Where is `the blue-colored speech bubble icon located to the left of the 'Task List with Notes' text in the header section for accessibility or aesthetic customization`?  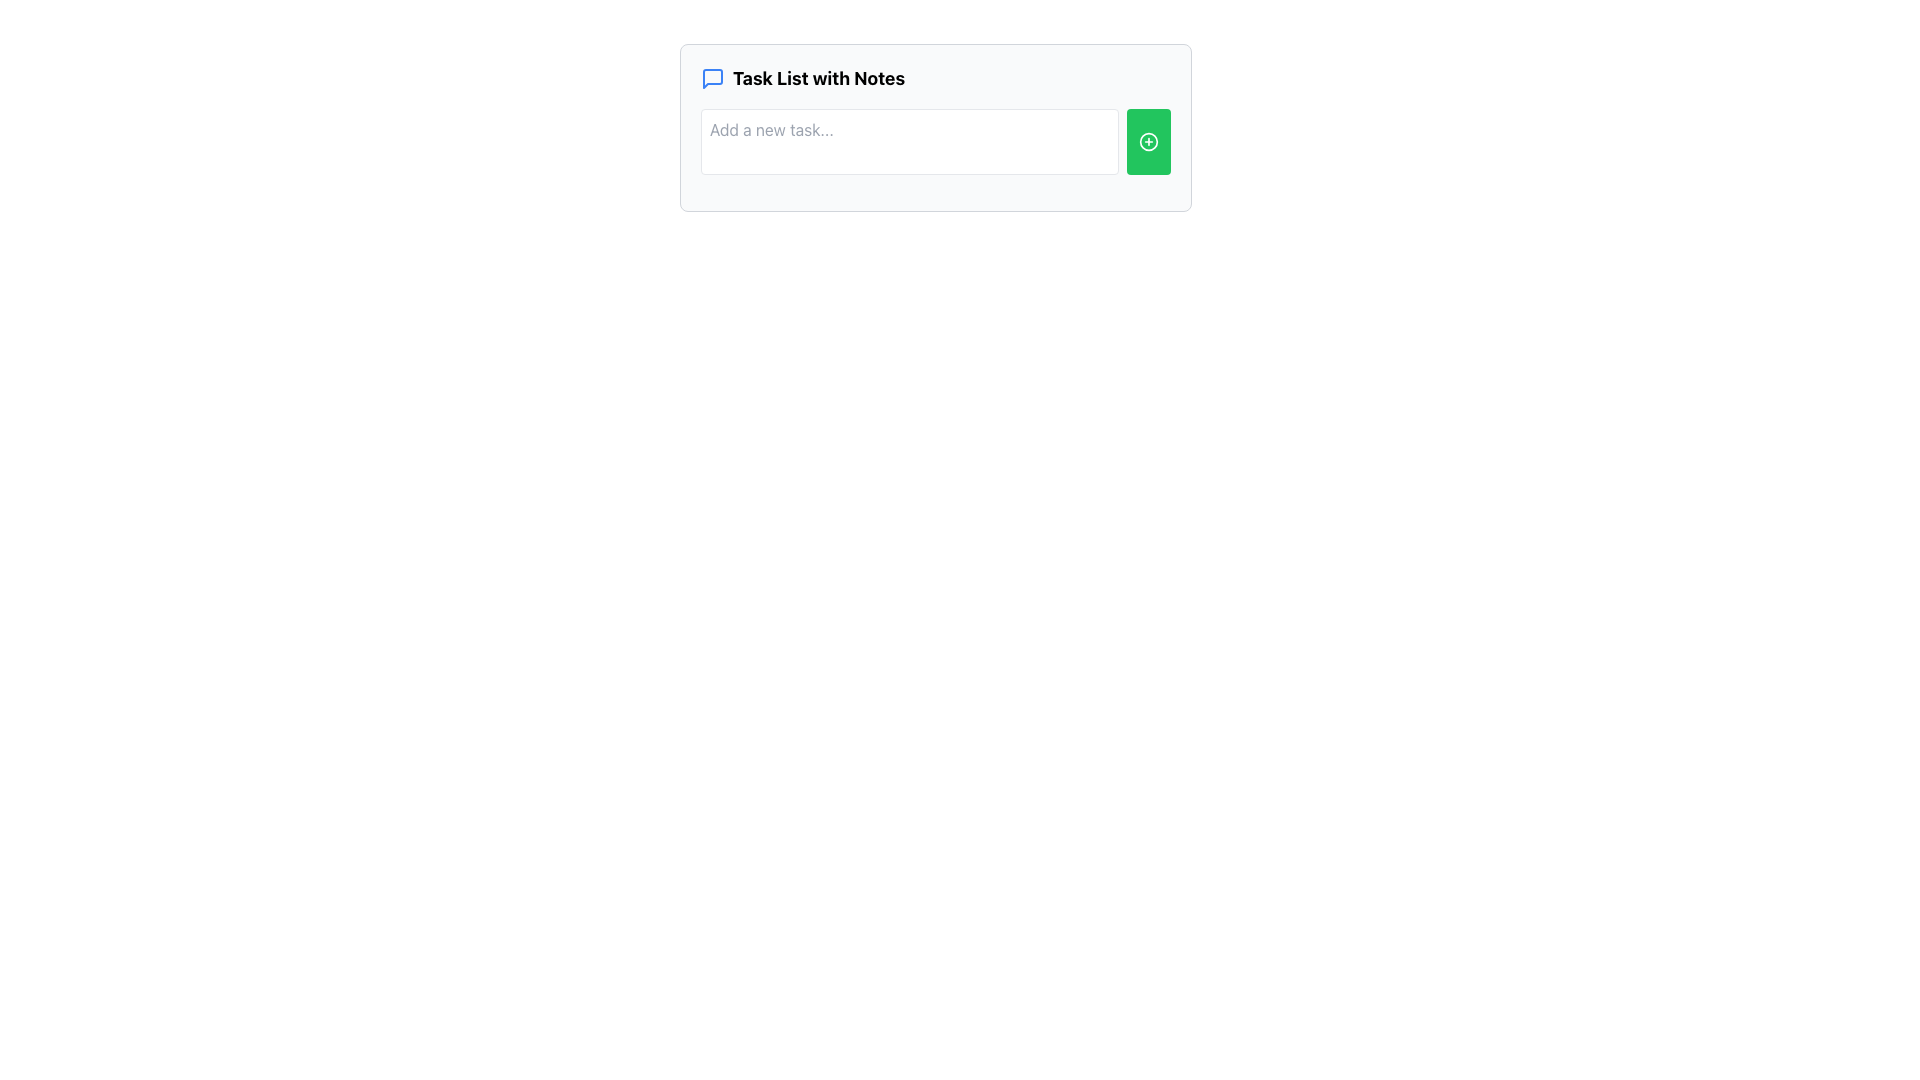 the blue-colored speech bubble icon located to the left of the 'Task List with Notes' text in the header section for accessibility or aesthetic customization is located at coordinates (713, 77).